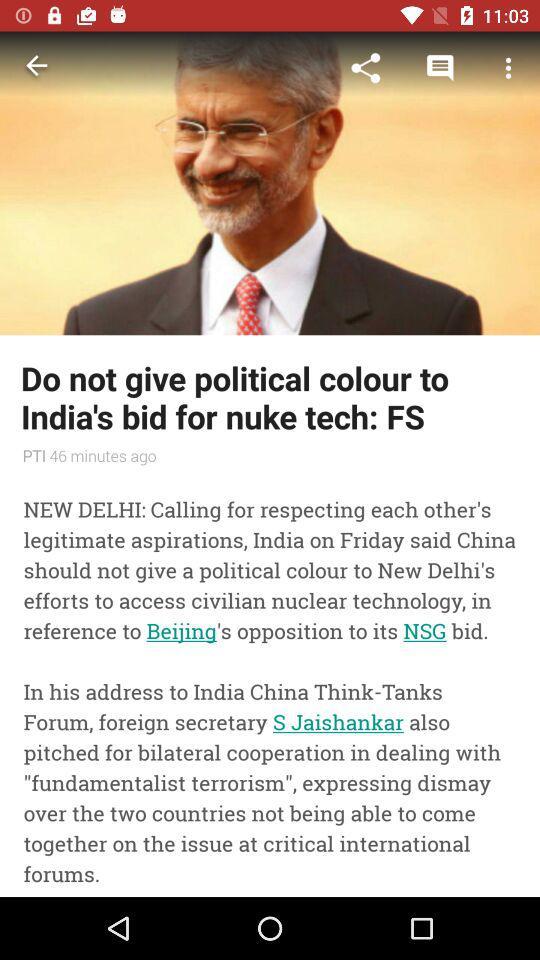 This screenshot has width=540, height=960. Describe the element at coordinates (365, 68) in the screenshot. I see `item above do not give item` at that location.